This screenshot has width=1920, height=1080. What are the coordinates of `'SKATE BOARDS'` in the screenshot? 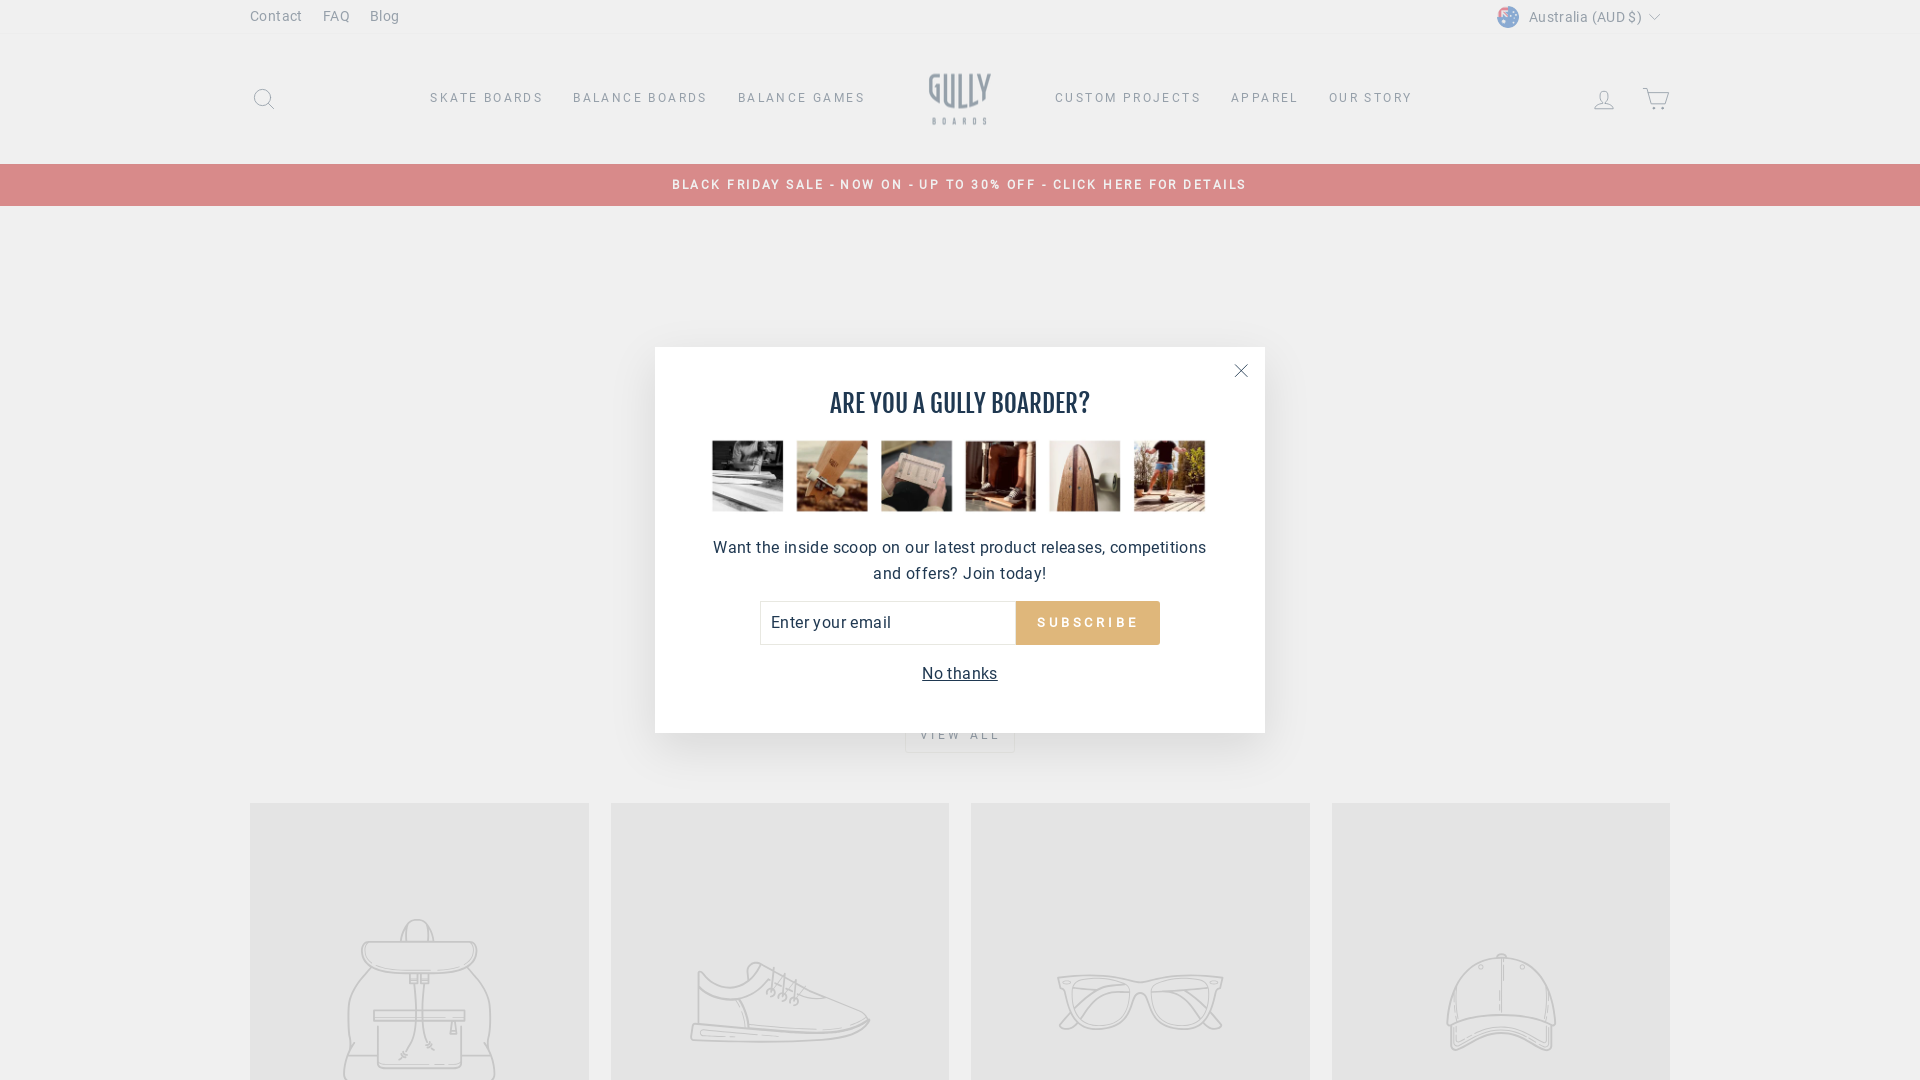 It's located at (486, 99).